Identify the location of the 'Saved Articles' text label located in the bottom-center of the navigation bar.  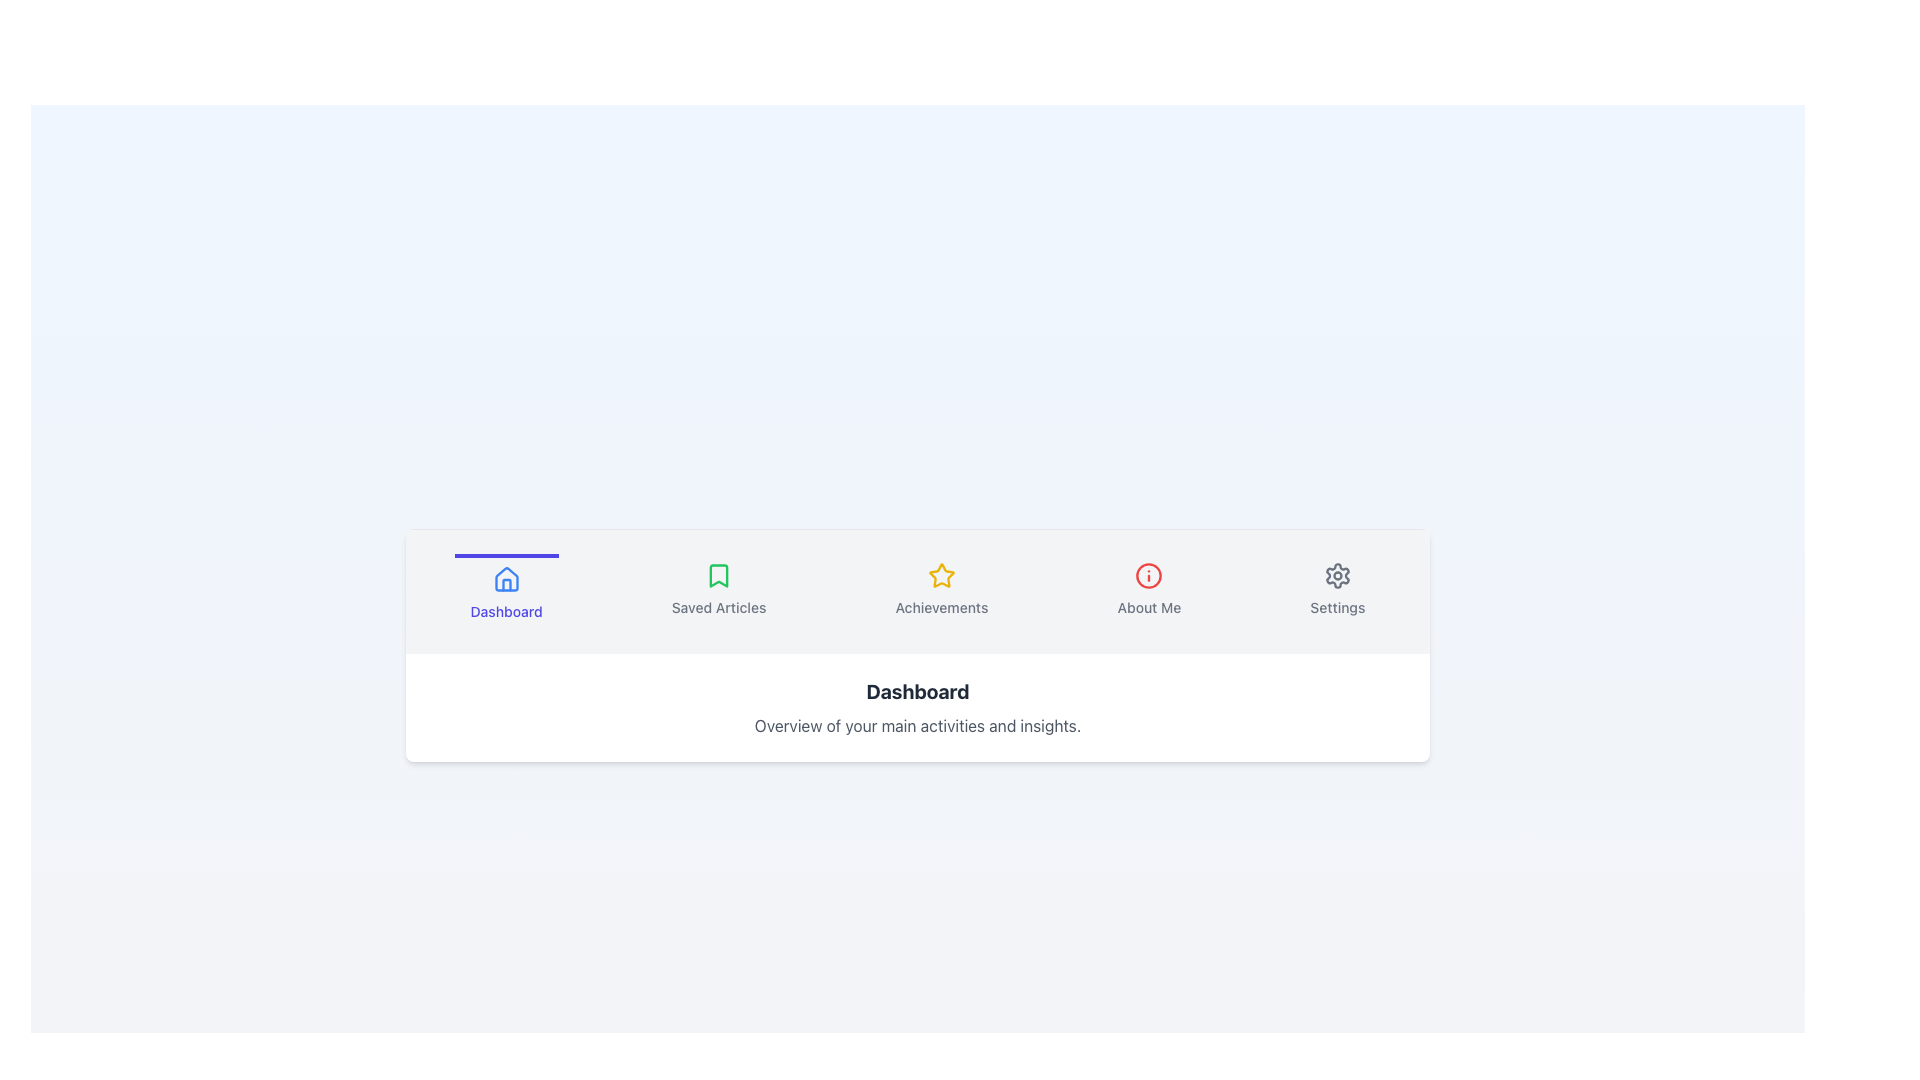
(719, 606).